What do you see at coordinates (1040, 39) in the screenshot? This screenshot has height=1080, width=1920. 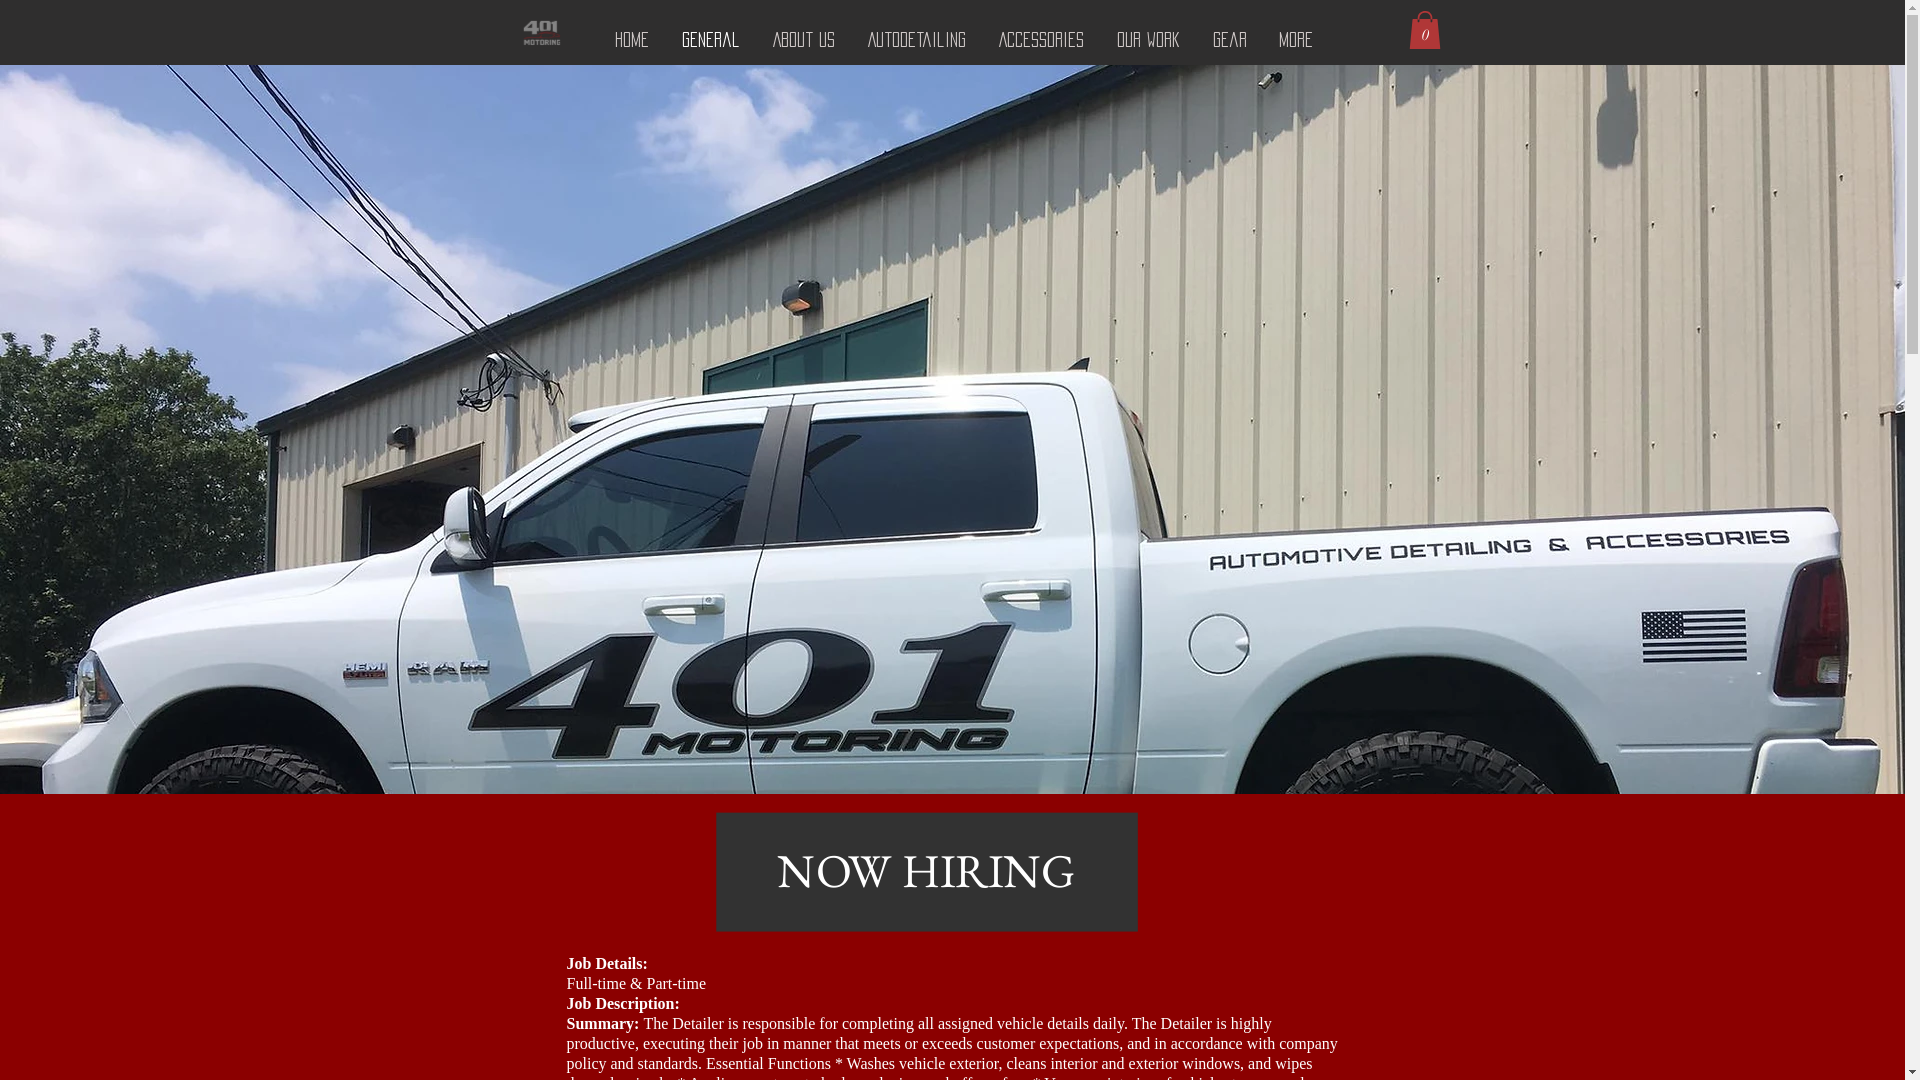 I see `'ACCESSORIES'` at bounding box center [1040, 39].